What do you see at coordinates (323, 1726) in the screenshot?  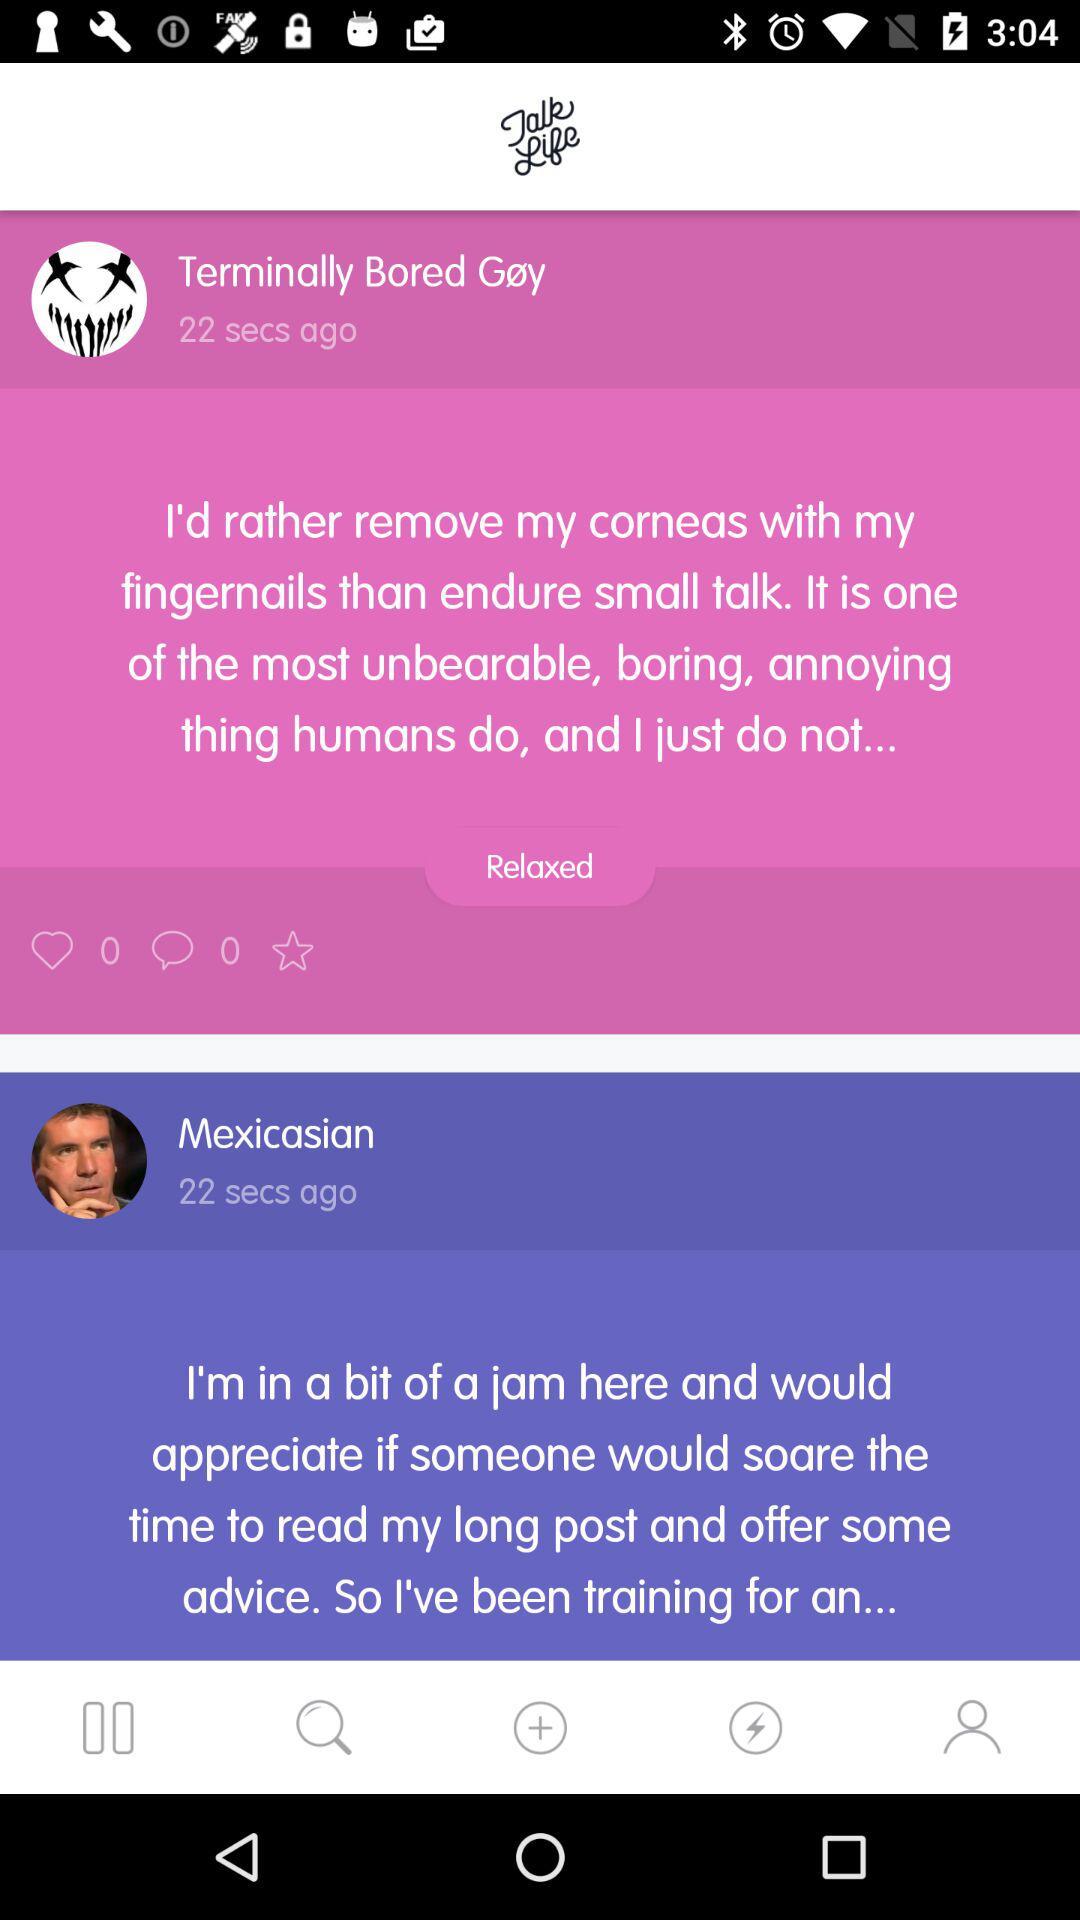 I see `the search icon` at bounding box center [323, 1726].